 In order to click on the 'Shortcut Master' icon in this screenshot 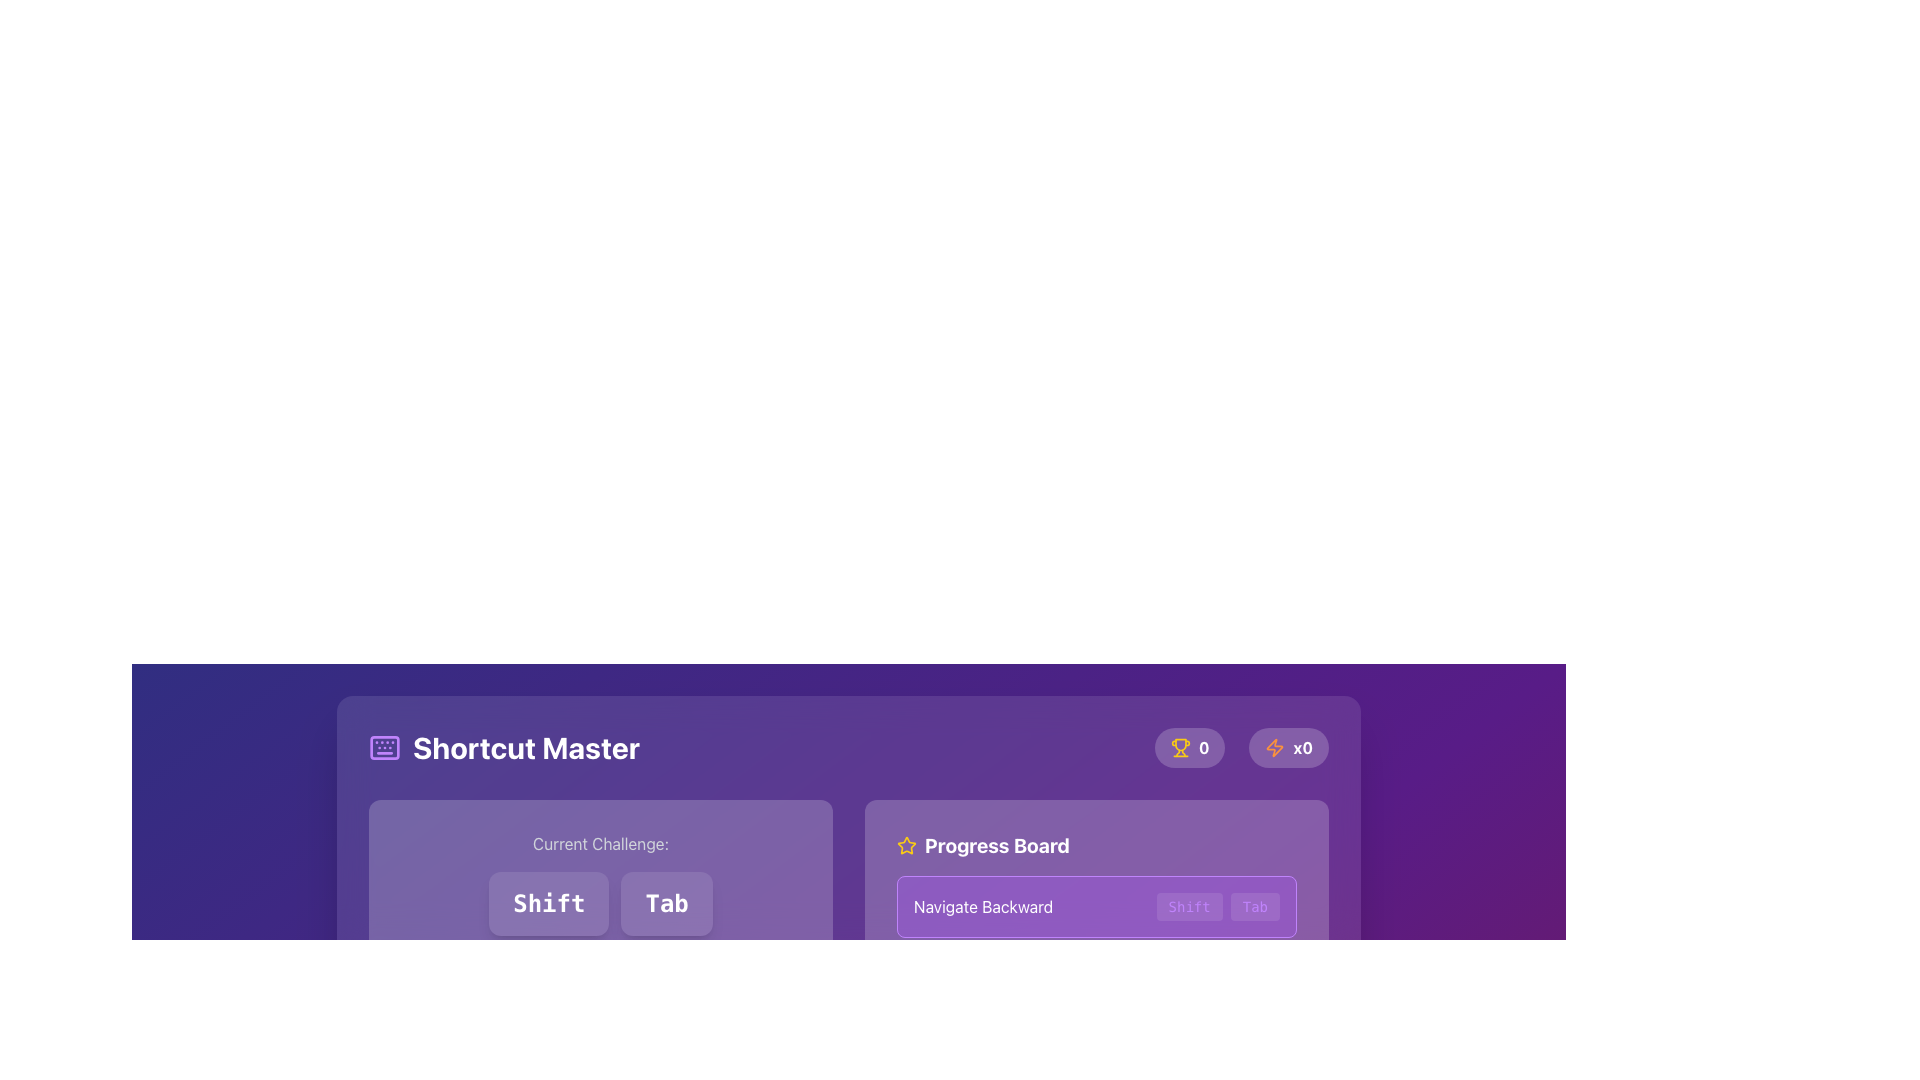, I will do `click(384, 748)`.